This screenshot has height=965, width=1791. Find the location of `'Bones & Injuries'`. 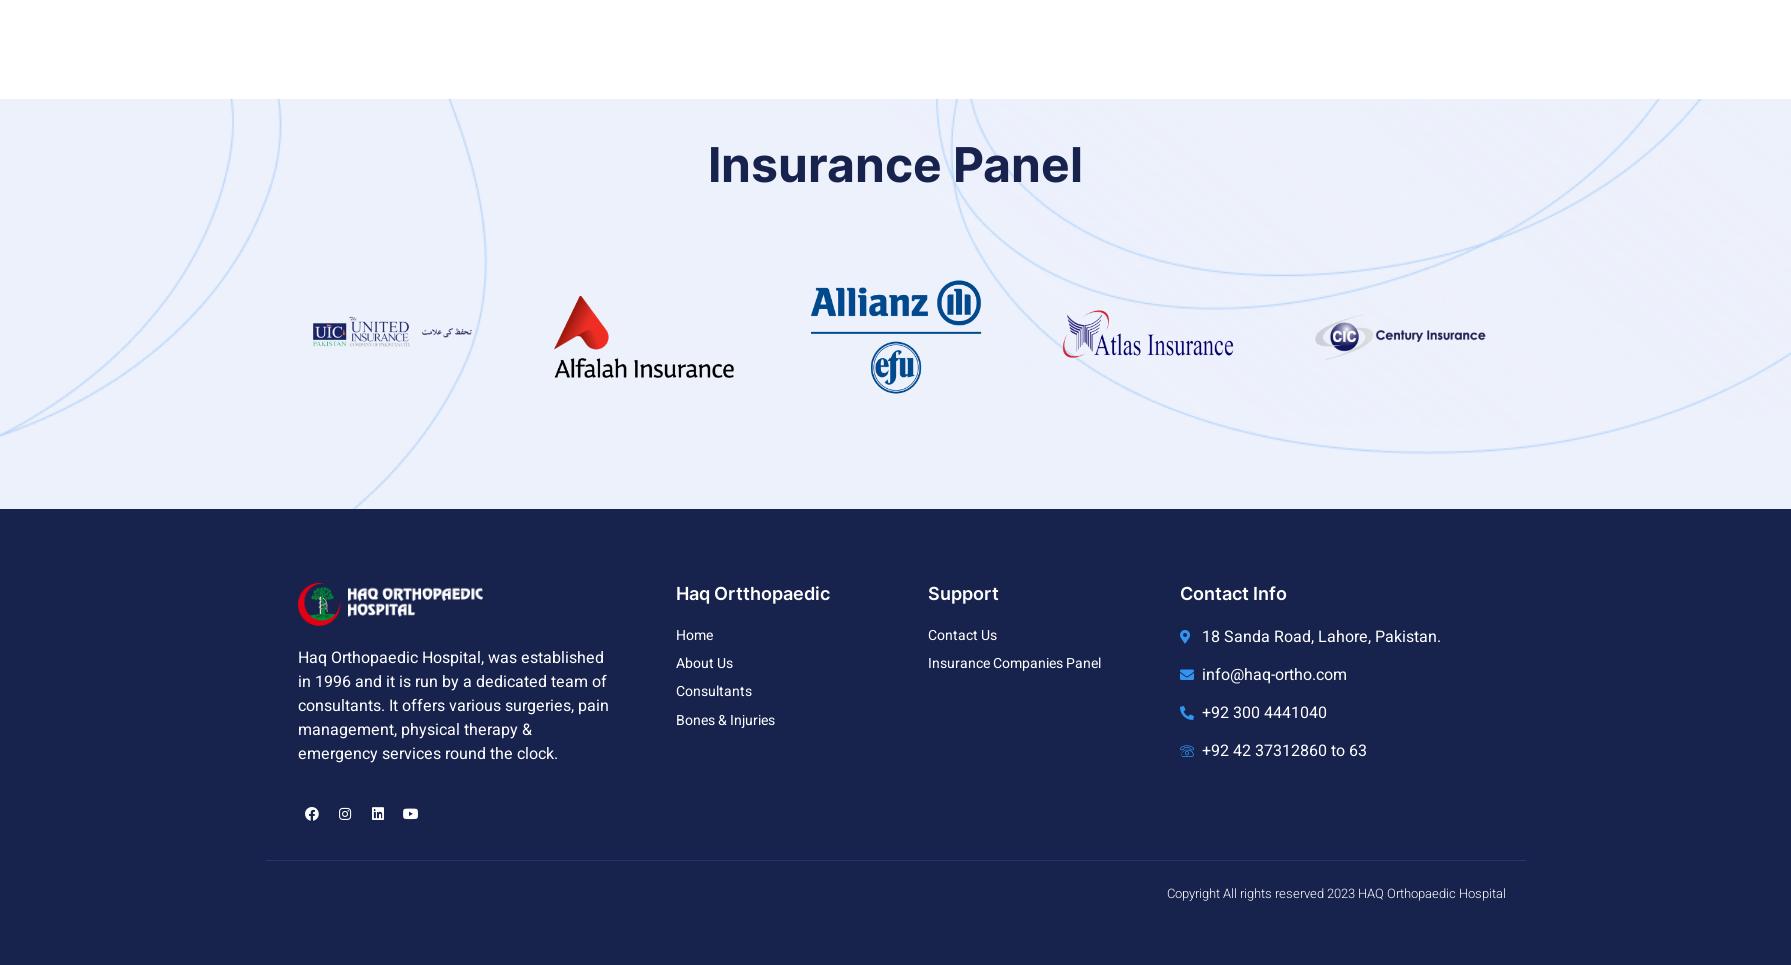

'Bones & Injuries' is located at coordinates (724, 719).